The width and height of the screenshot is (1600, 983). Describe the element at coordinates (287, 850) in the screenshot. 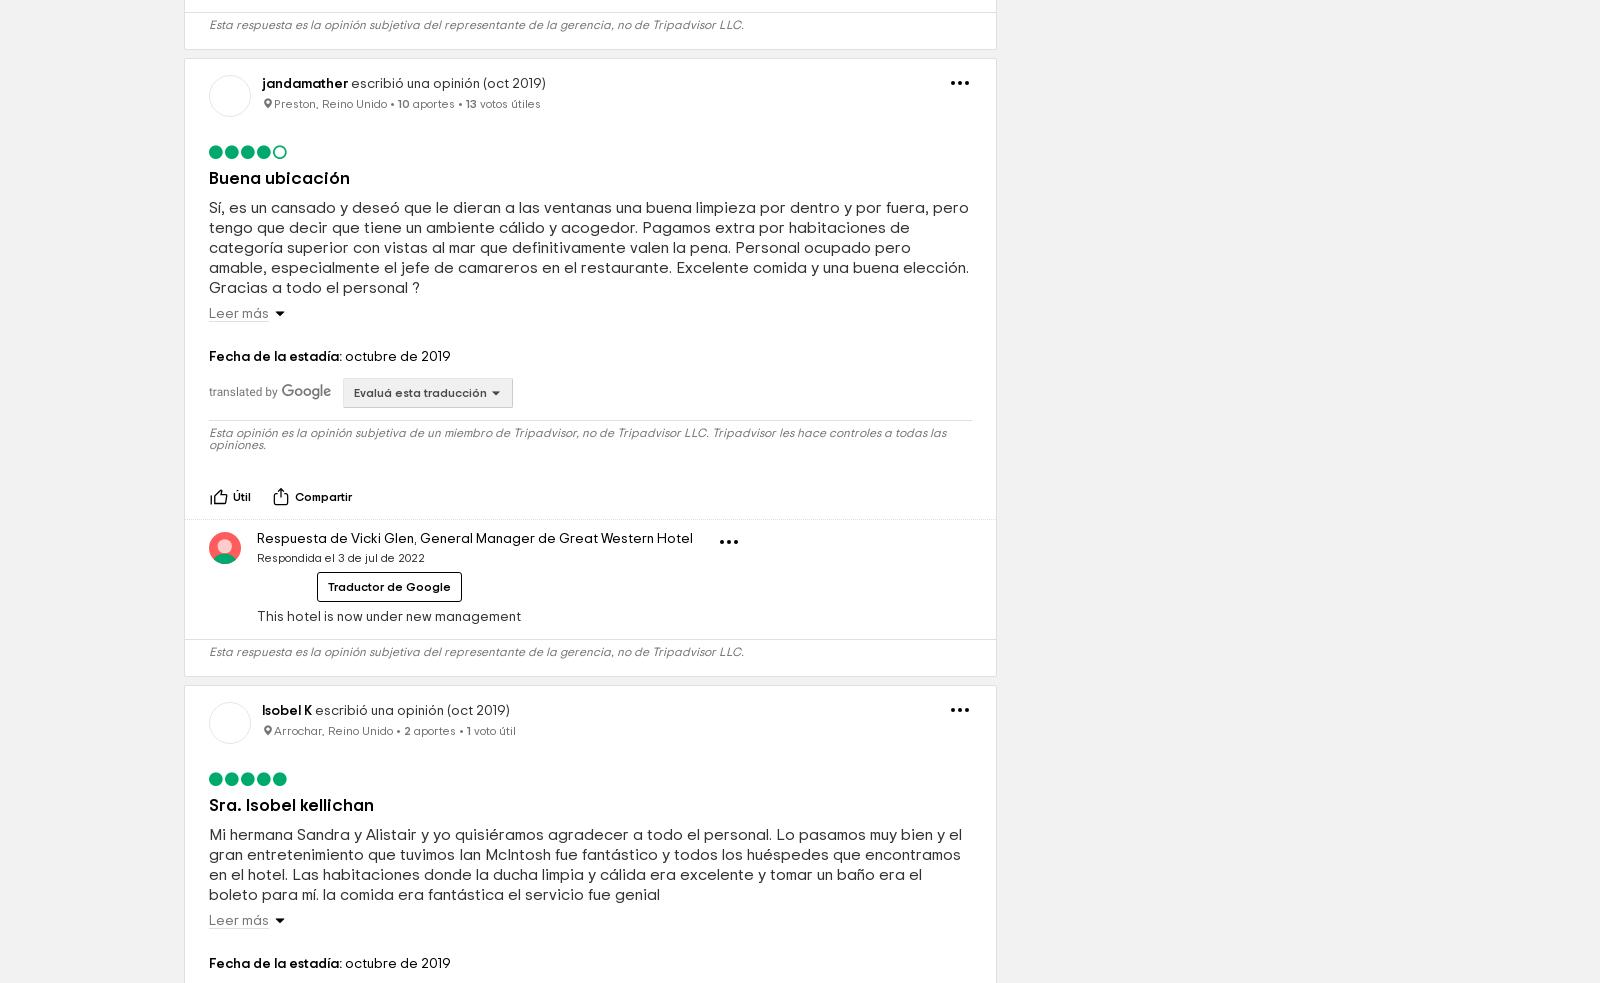

I see `'Isobel K'` at that location.